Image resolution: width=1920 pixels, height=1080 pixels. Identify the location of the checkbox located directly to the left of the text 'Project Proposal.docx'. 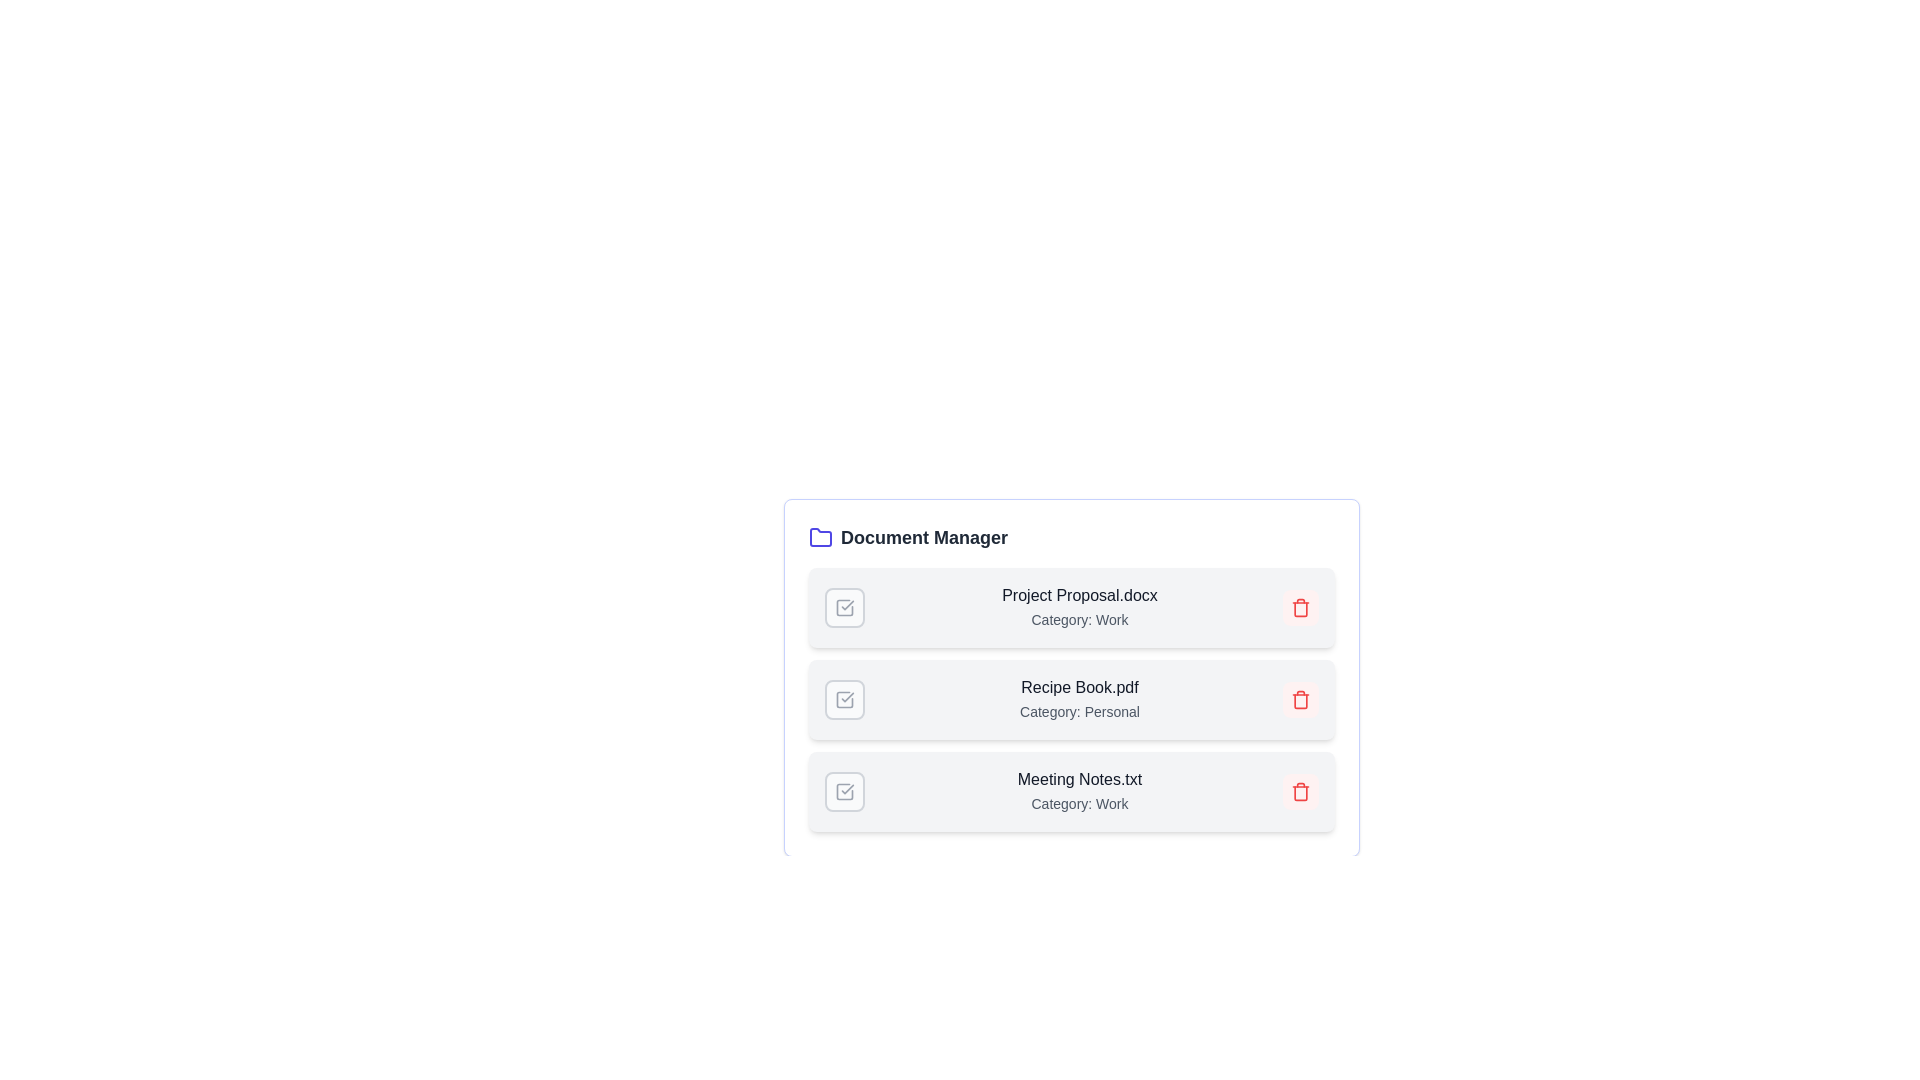
(844, 607).